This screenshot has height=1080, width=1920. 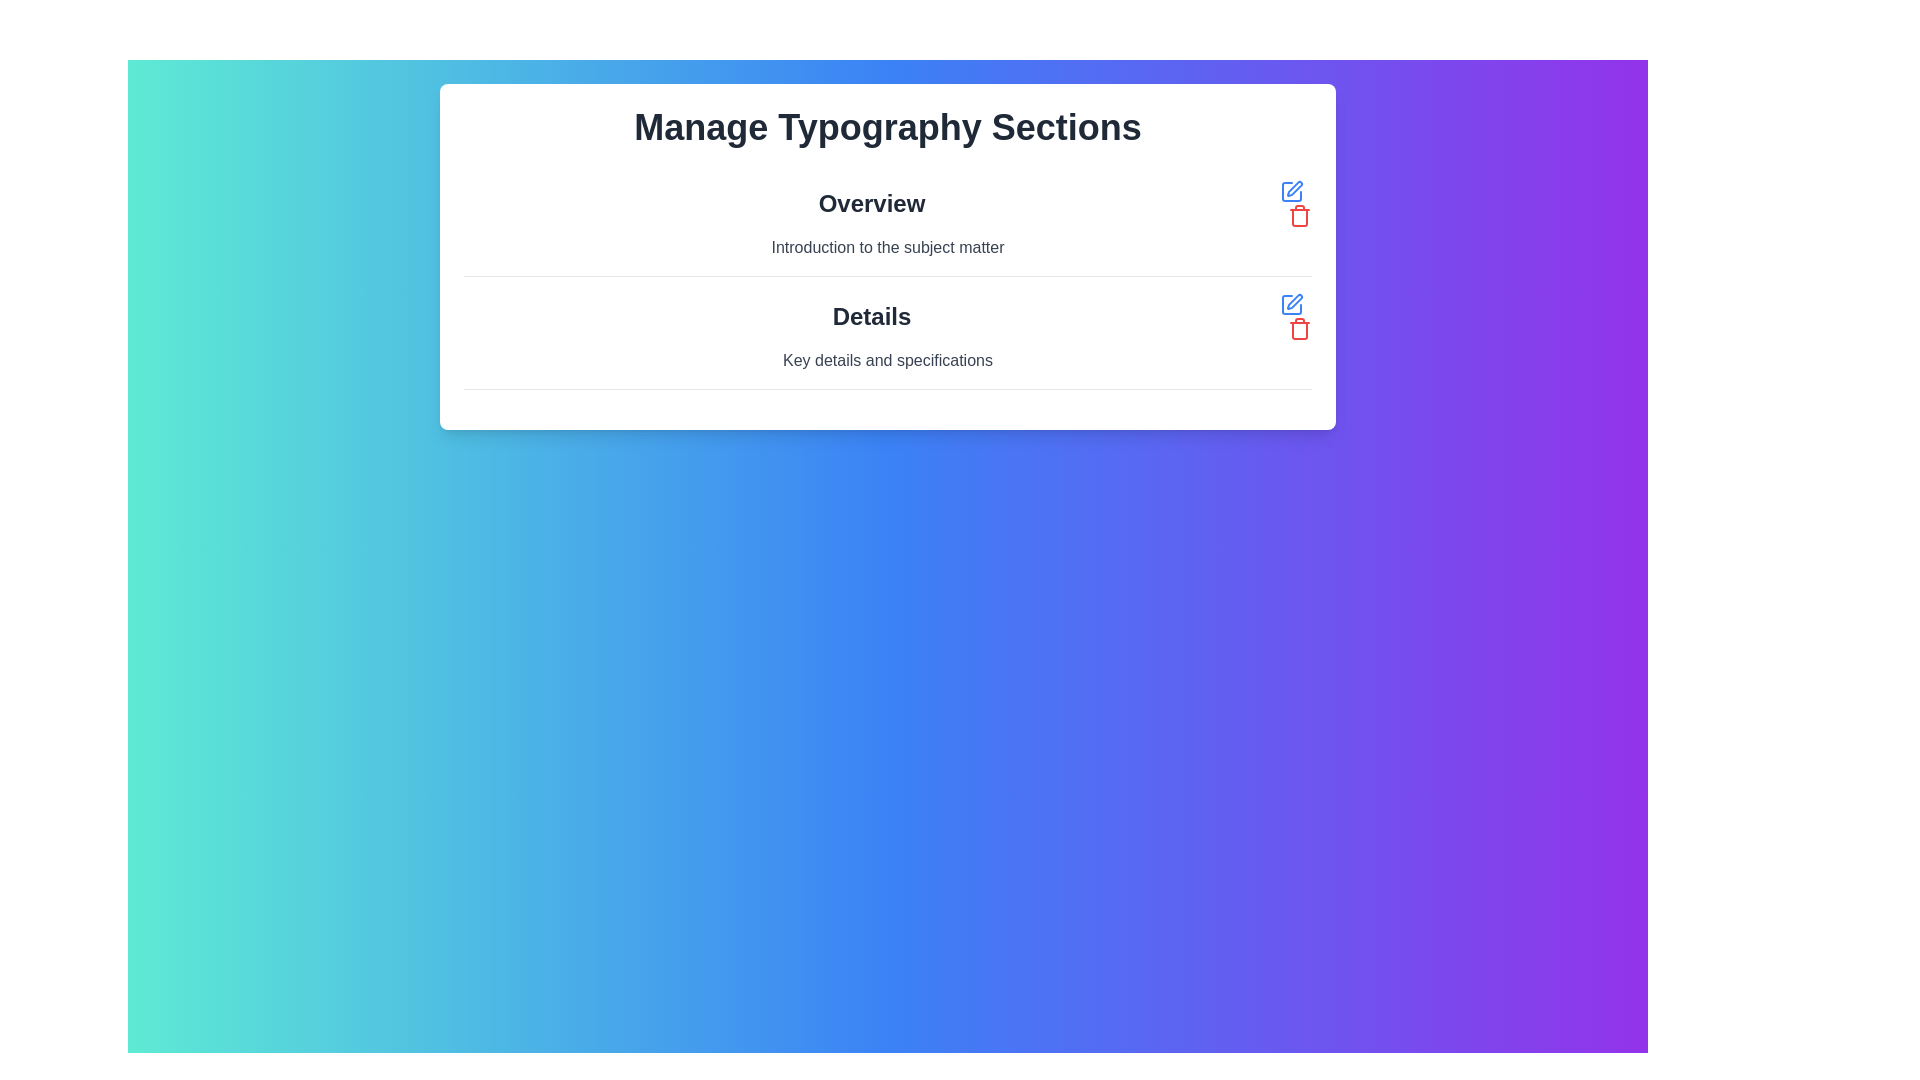 What do you see at coordinates (887, 204) in the screenshot?
I see `text of the Text Label that serves as a title or heading for the 'Overview' section, positioned above 'Introduction to the subject matter'` at bounding box center [887, 204].